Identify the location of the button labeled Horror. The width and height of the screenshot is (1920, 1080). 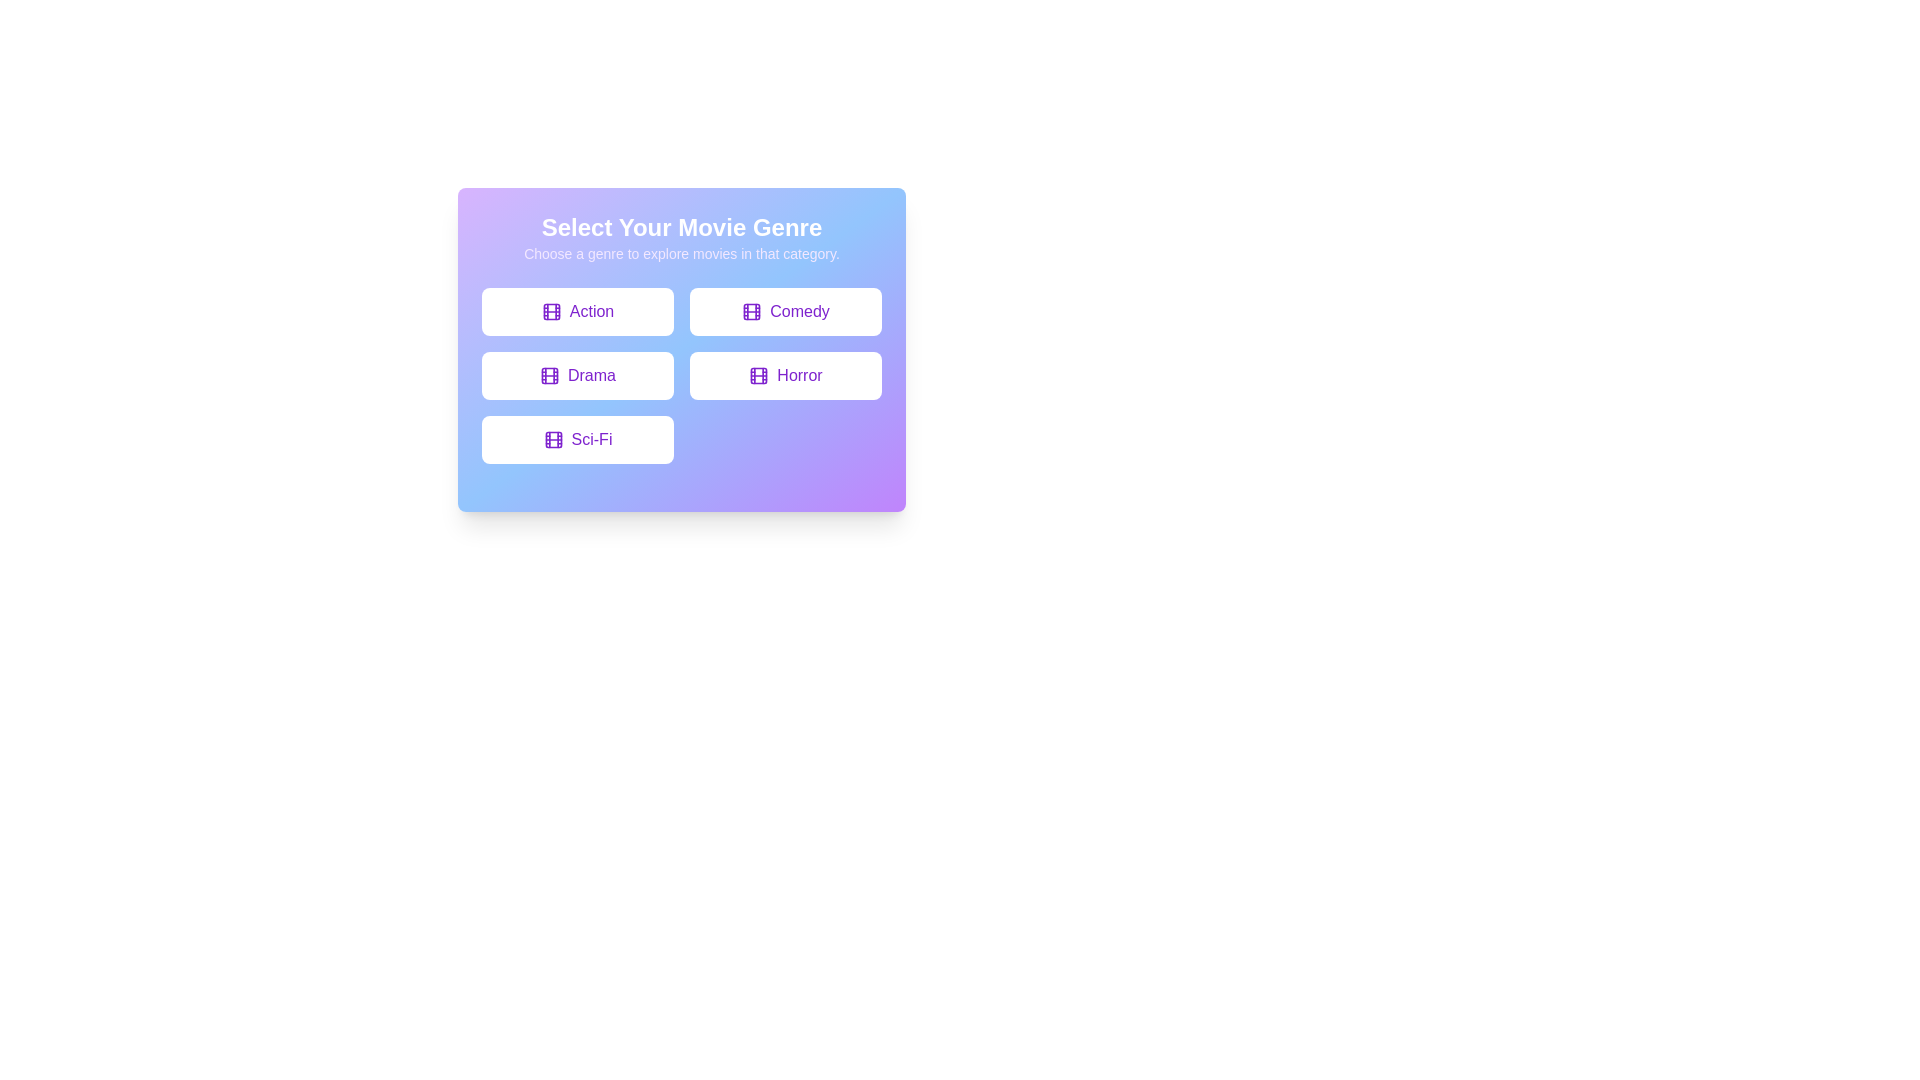
(785, 375).